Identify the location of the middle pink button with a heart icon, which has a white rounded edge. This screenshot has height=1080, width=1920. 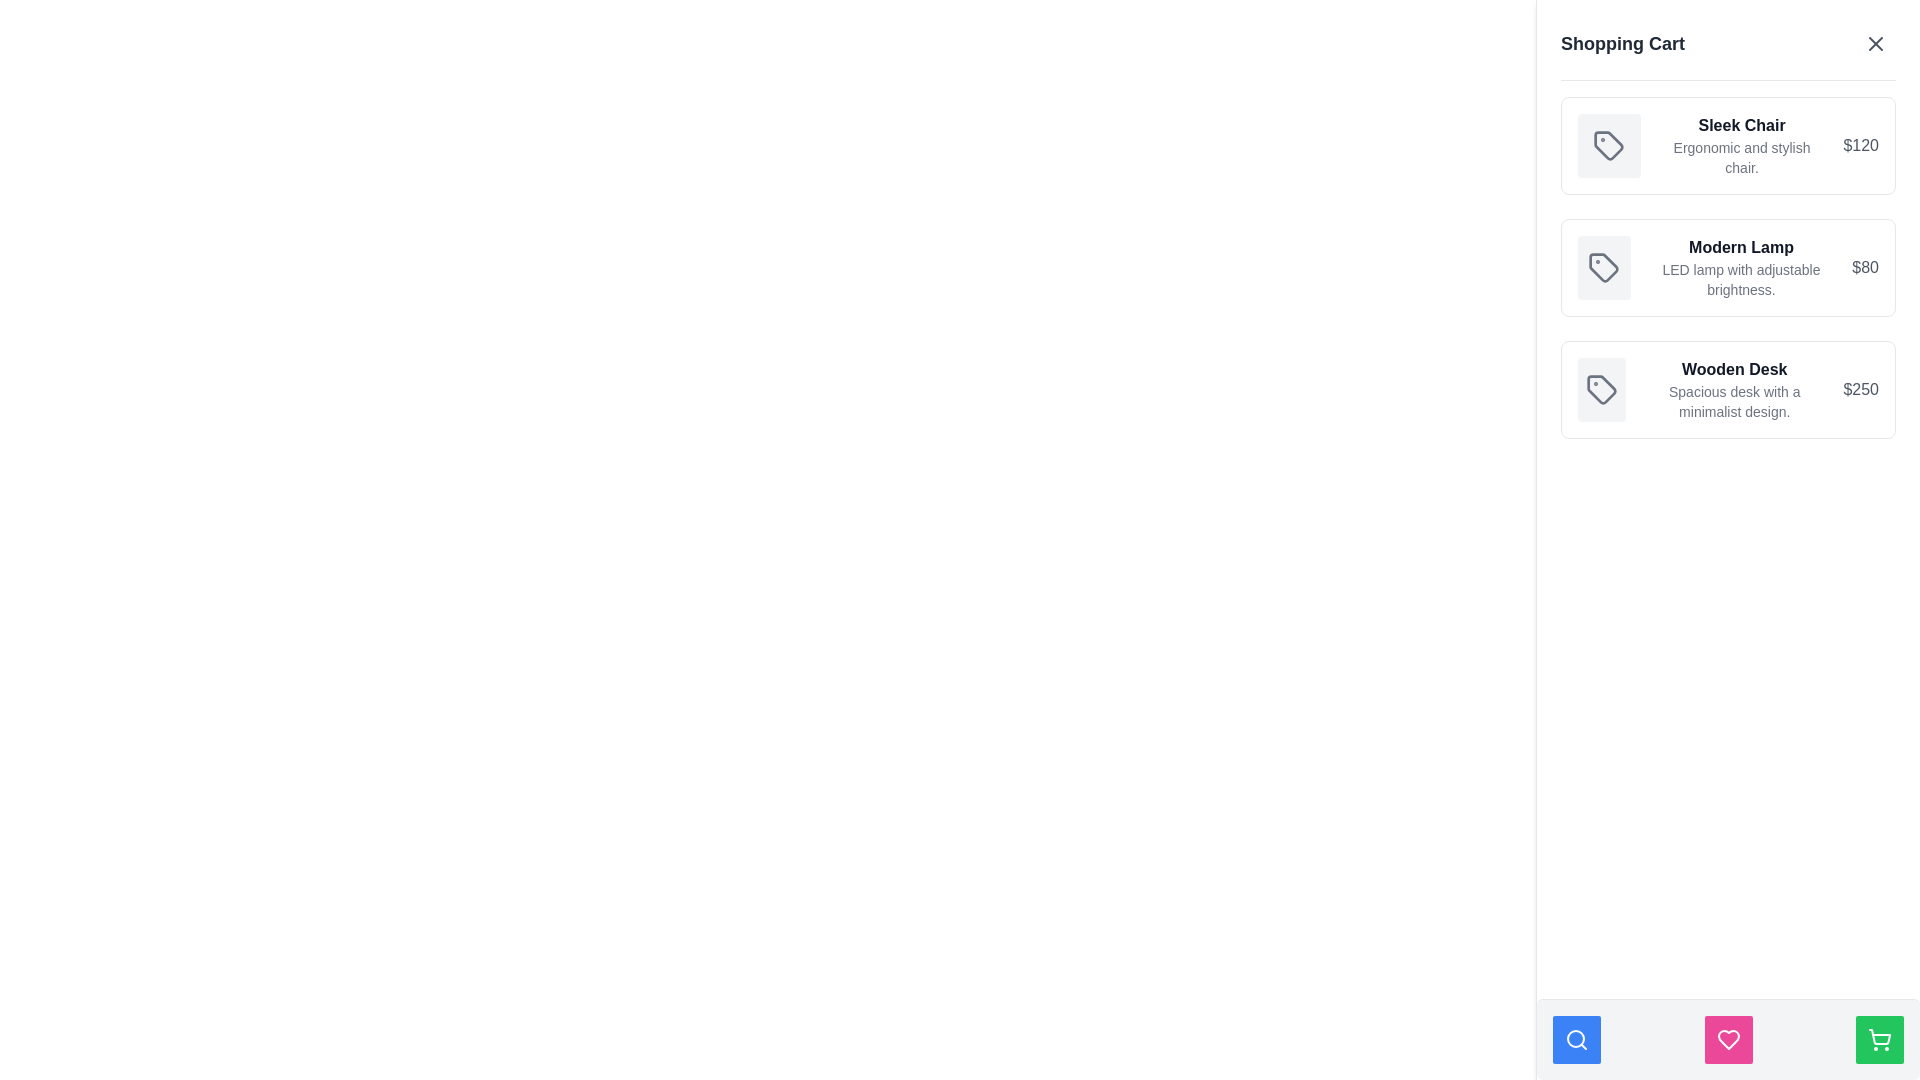
(1727, 1039).